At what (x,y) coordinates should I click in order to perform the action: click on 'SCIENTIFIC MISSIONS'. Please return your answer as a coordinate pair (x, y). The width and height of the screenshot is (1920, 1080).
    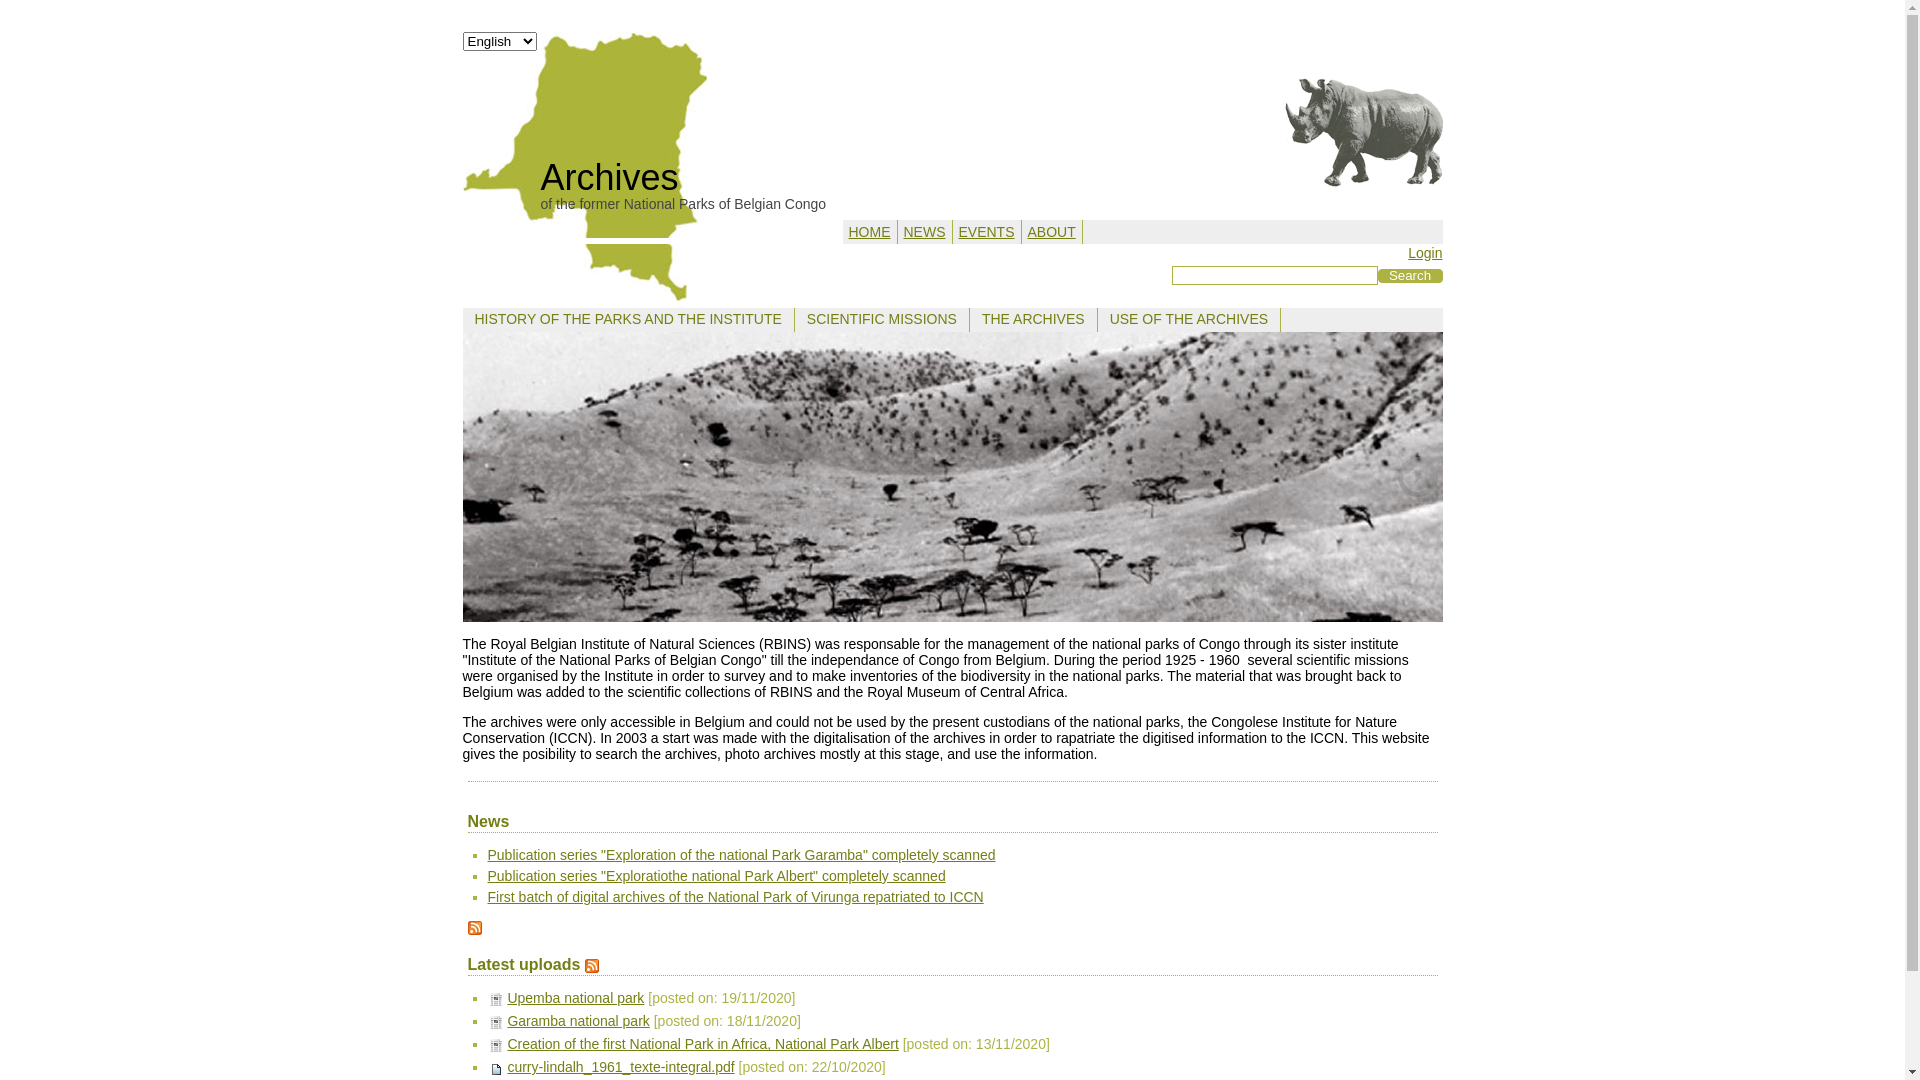
    Looking at the image, I should click on (881, 318).